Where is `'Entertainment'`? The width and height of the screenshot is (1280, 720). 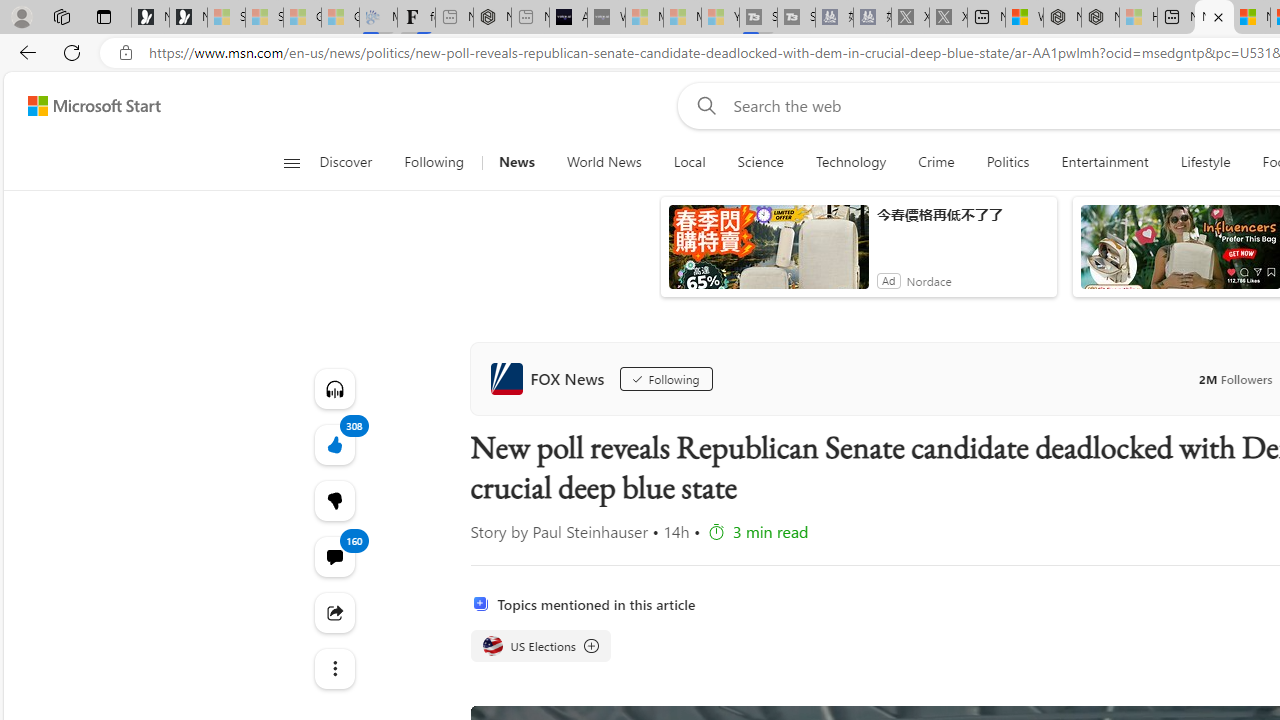 'Entertainment' is located at coordinates (1103, 162).